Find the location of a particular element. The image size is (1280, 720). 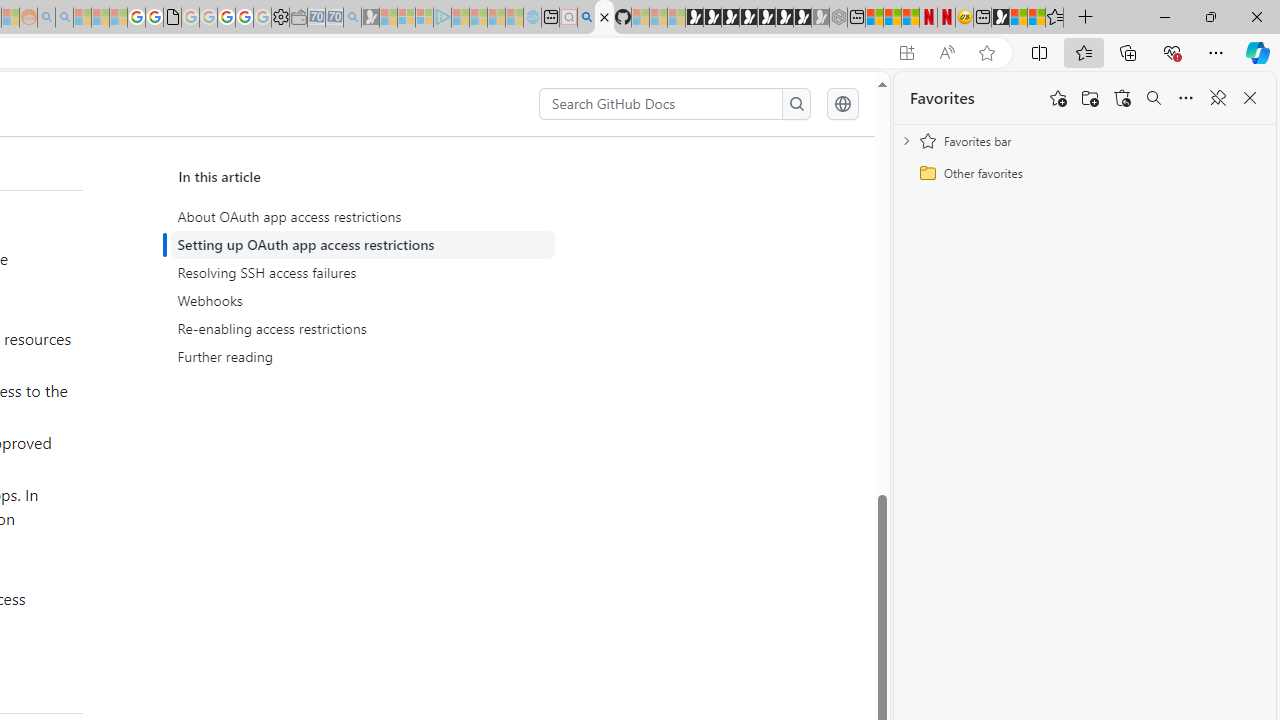

'Setting up OAuth app access restrictions' is located at coordinates (366, 244).